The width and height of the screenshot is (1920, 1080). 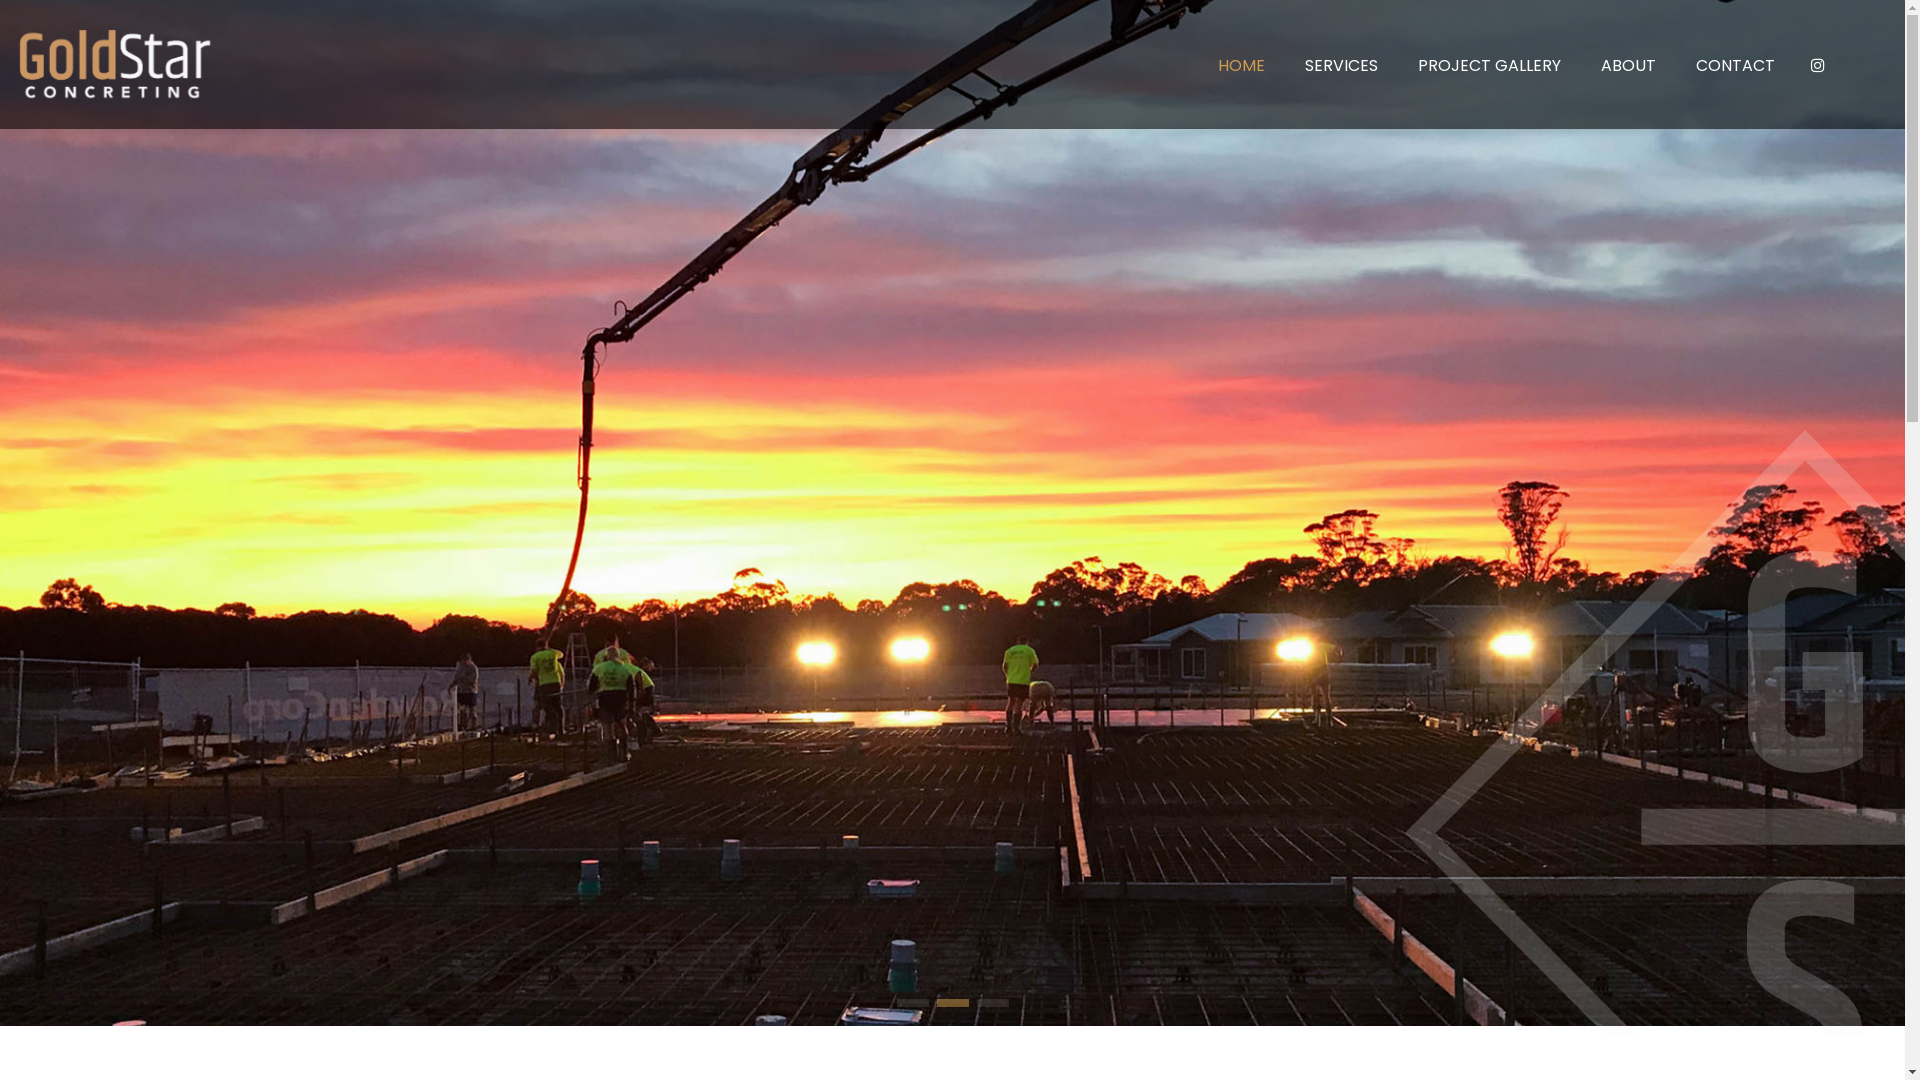 I want to click on 'PROJECT GALLERY', so click(x=1489, y=64).